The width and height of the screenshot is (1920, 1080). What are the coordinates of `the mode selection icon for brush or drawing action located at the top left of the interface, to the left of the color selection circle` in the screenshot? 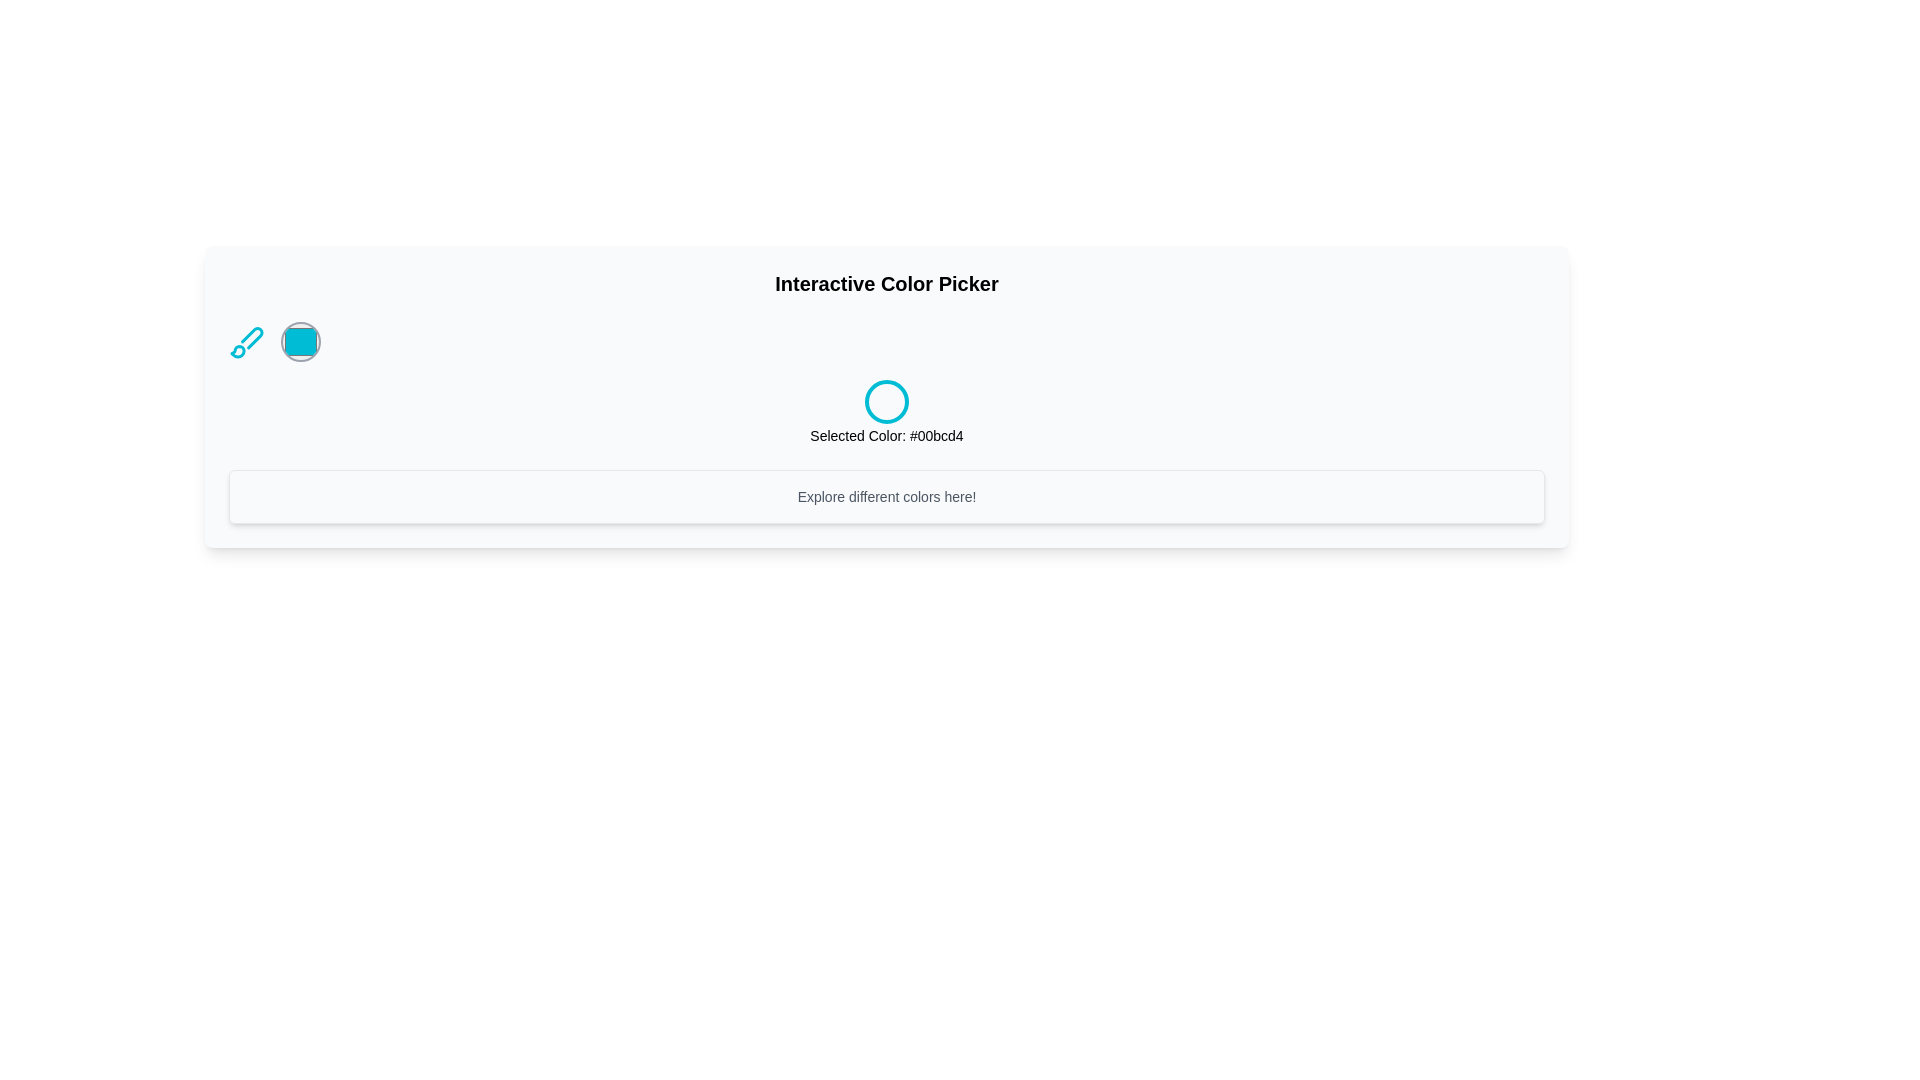 It's located at (245, 341).